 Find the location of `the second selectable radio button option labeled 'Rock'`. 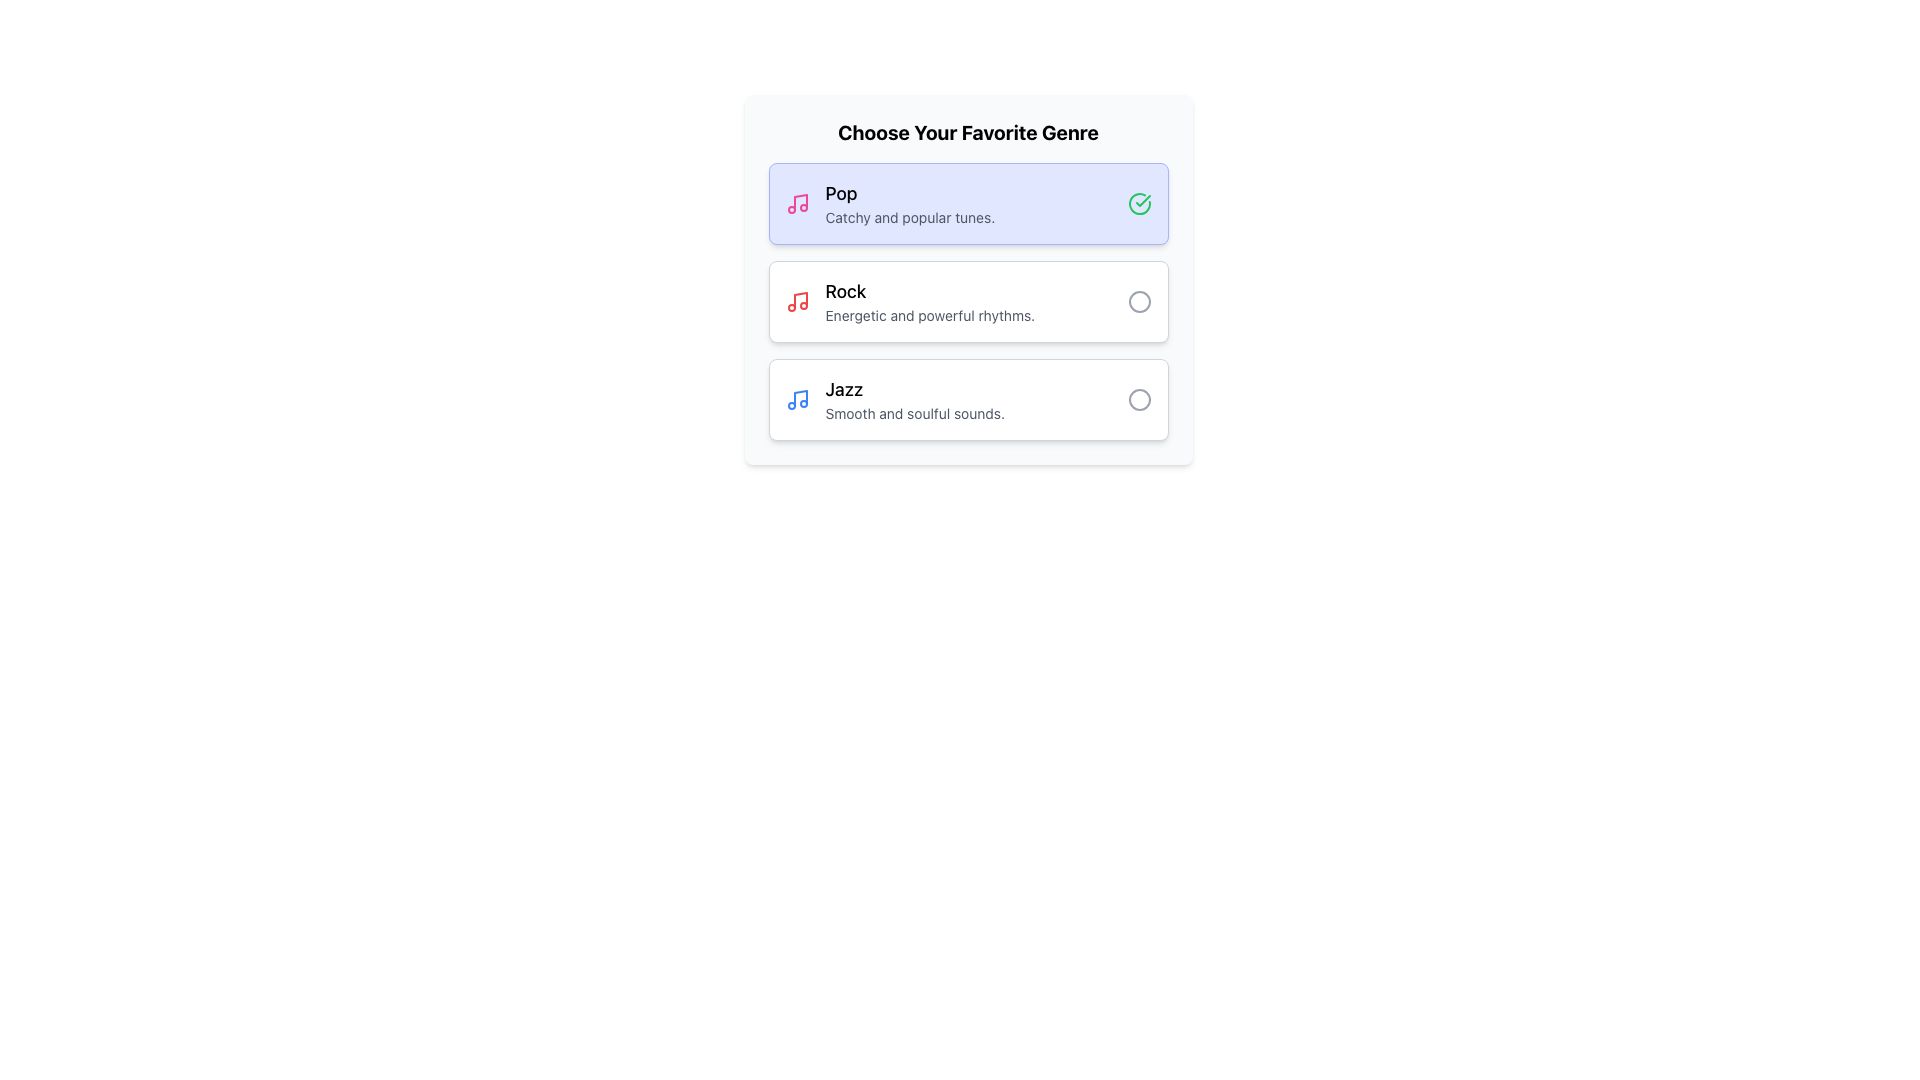

the second selectable radio button option labeled 'Rock' is located at coordinates (968, 280).